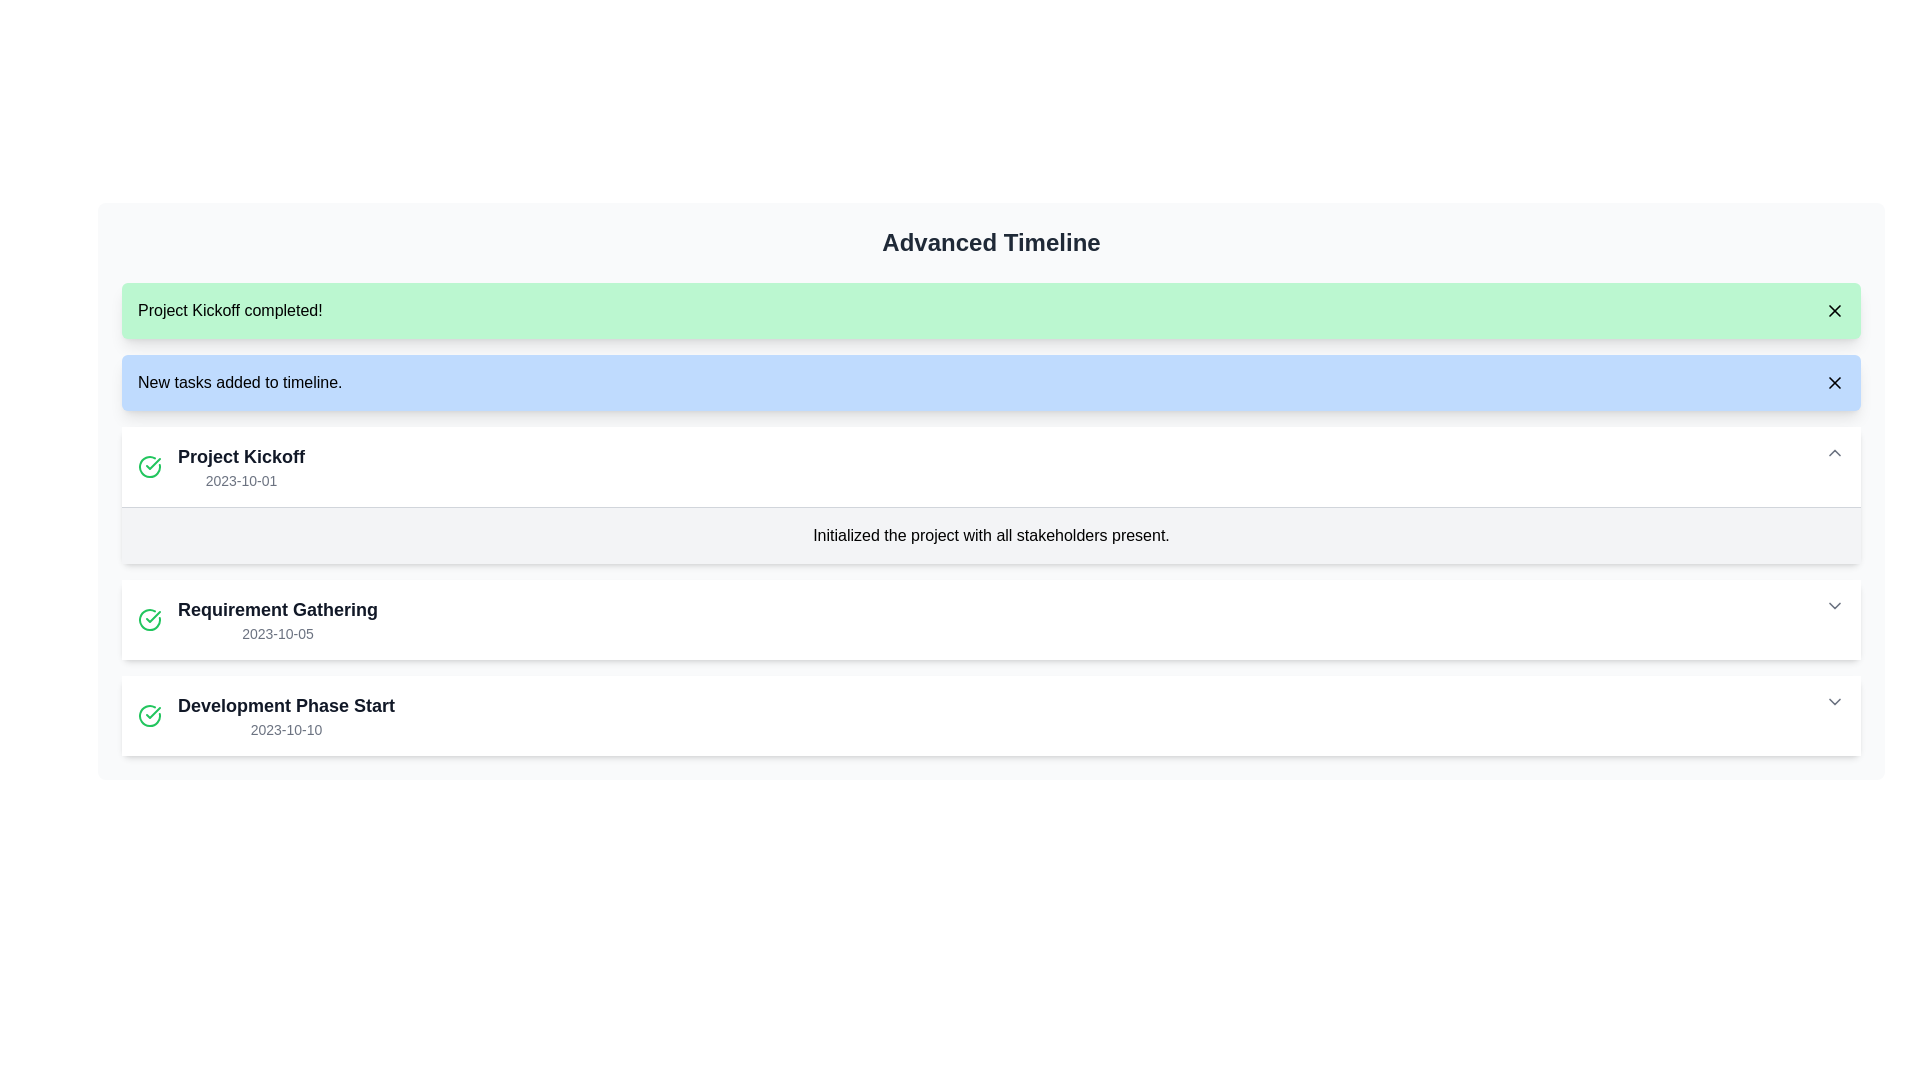 This screenshot has height=1080, width=1920. Describe the element at coordinates (991, 715) in the screenshot. I see `the timeline entry section for 'Development Phase Start'` at that location.